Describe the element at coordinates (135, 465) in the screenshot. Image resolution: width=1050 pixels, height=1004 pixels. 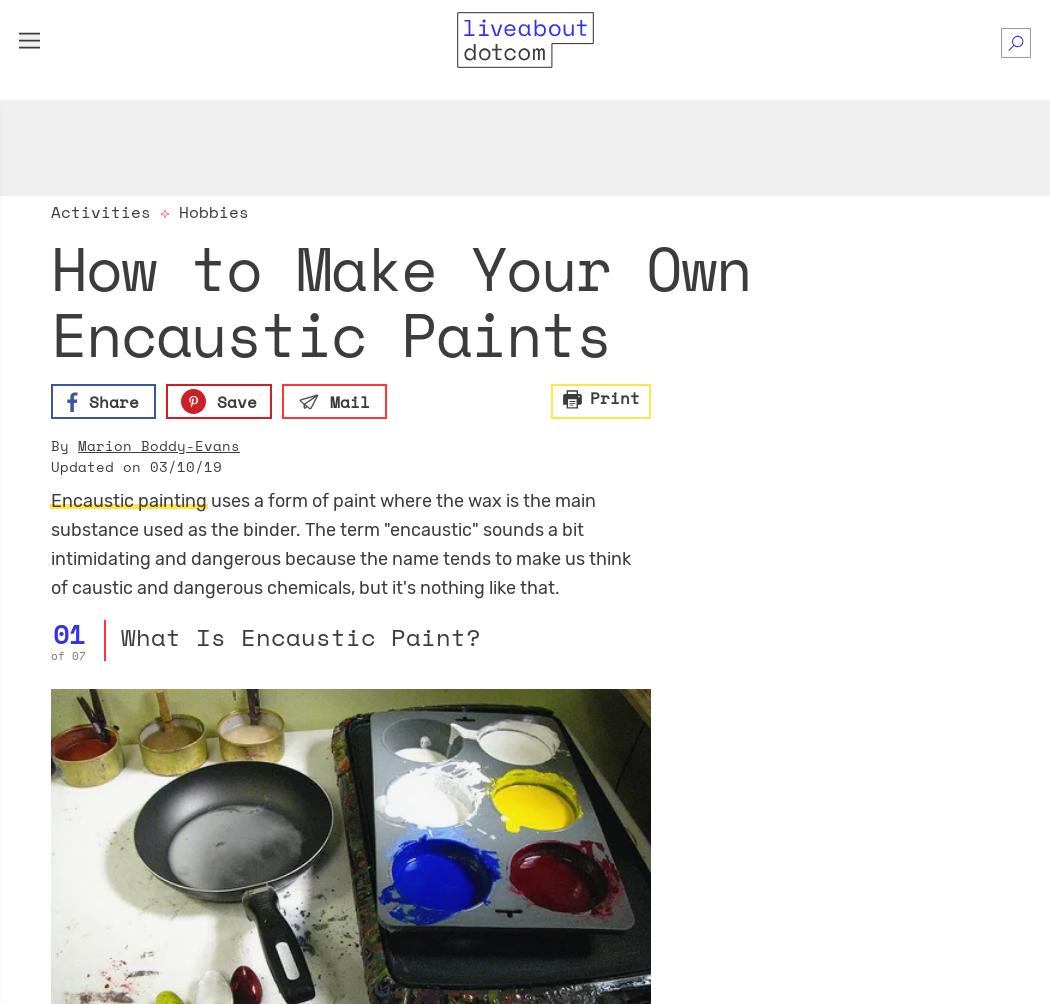
I see `'Updated on 03/10/19'` at that location.